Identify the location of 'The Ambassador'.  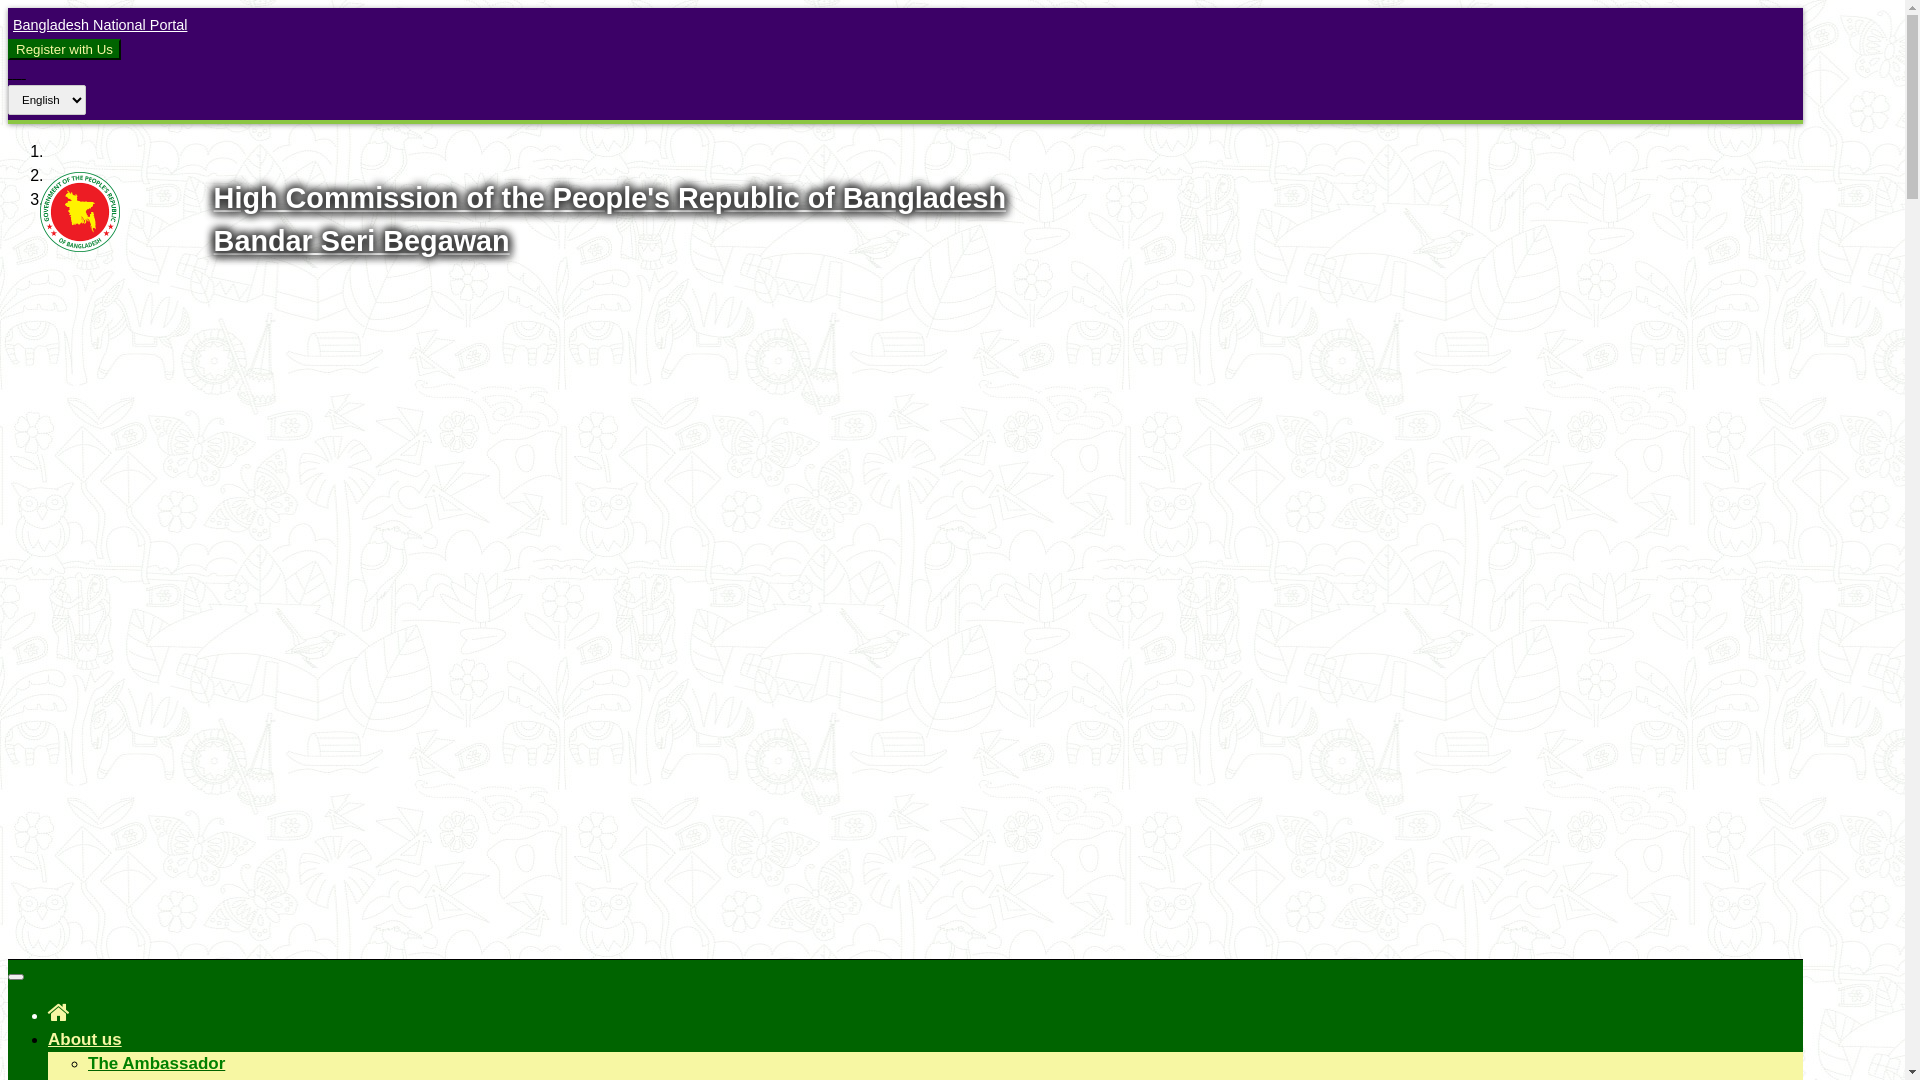
(155, 1062).